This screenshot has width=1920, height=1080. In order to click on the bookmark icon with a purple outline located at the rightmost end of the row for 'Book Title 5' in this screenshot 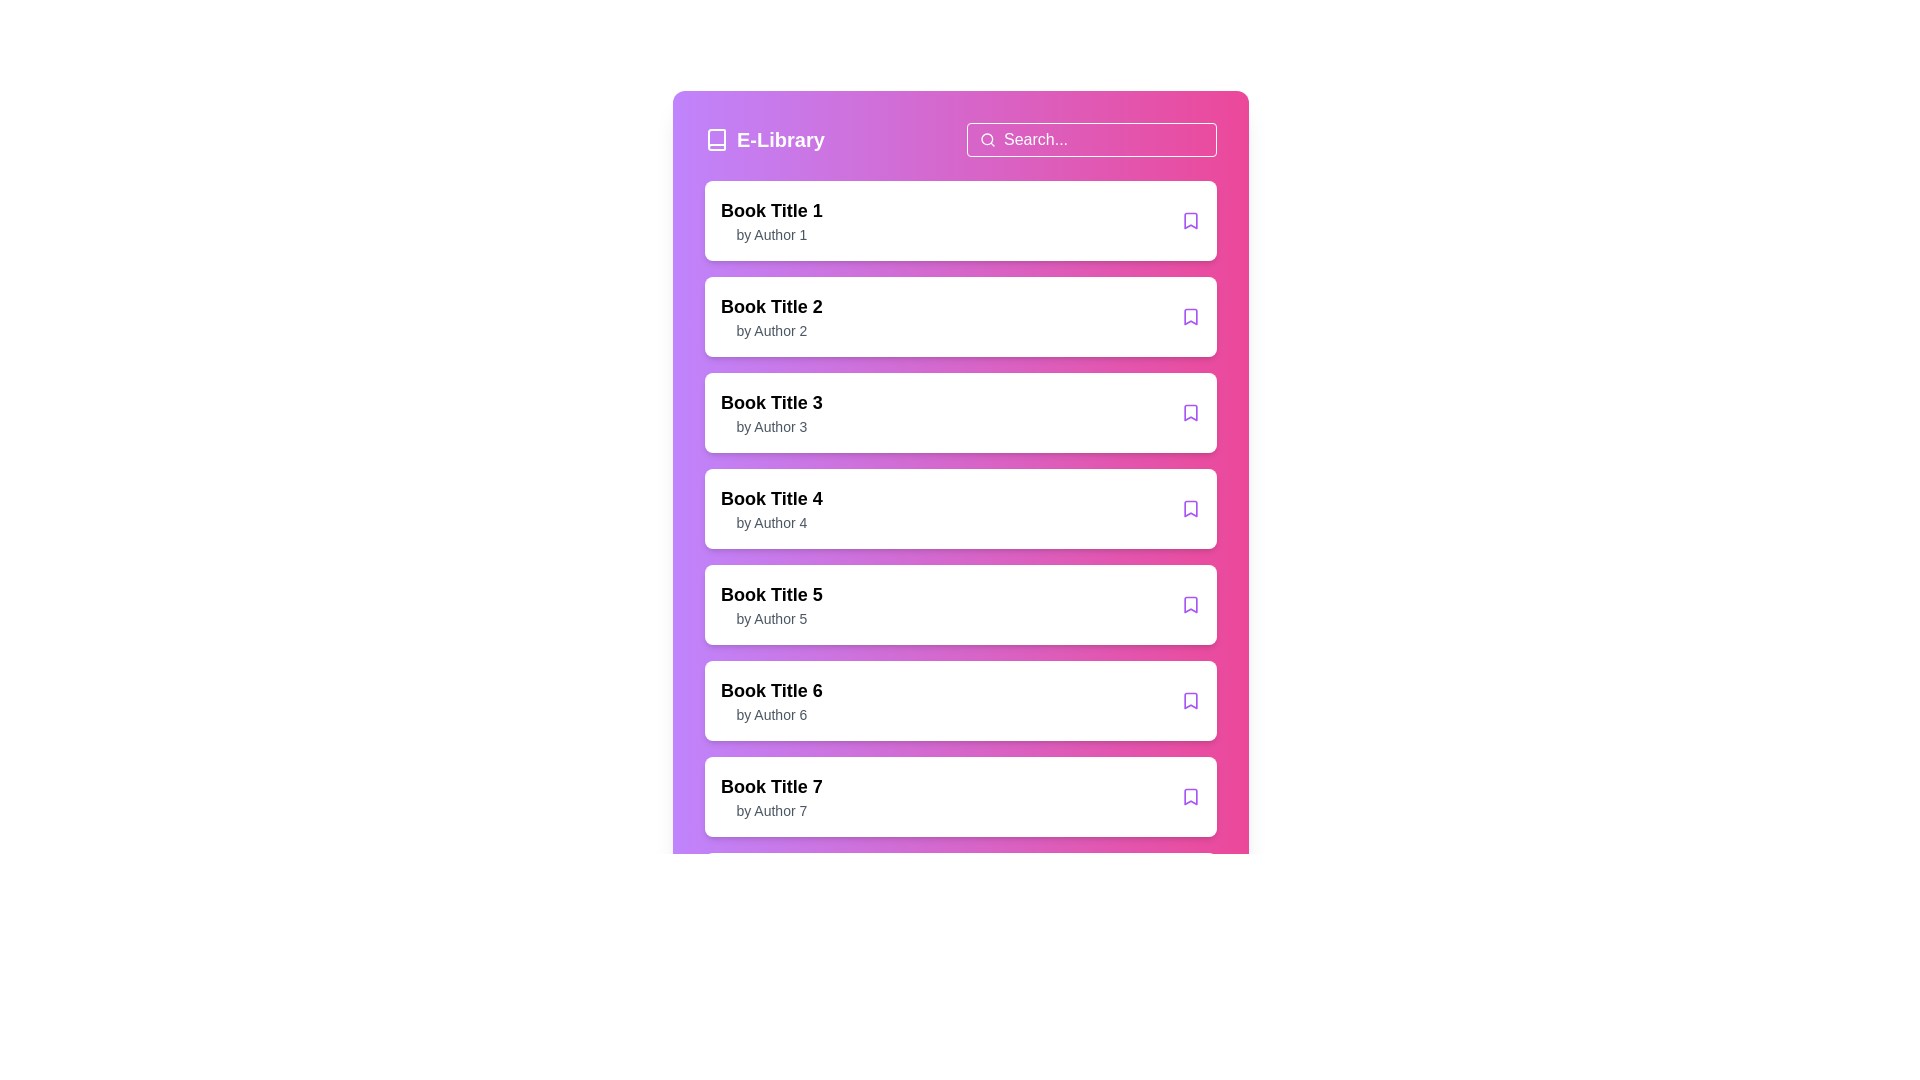, I will do `click(1190, 604)`.